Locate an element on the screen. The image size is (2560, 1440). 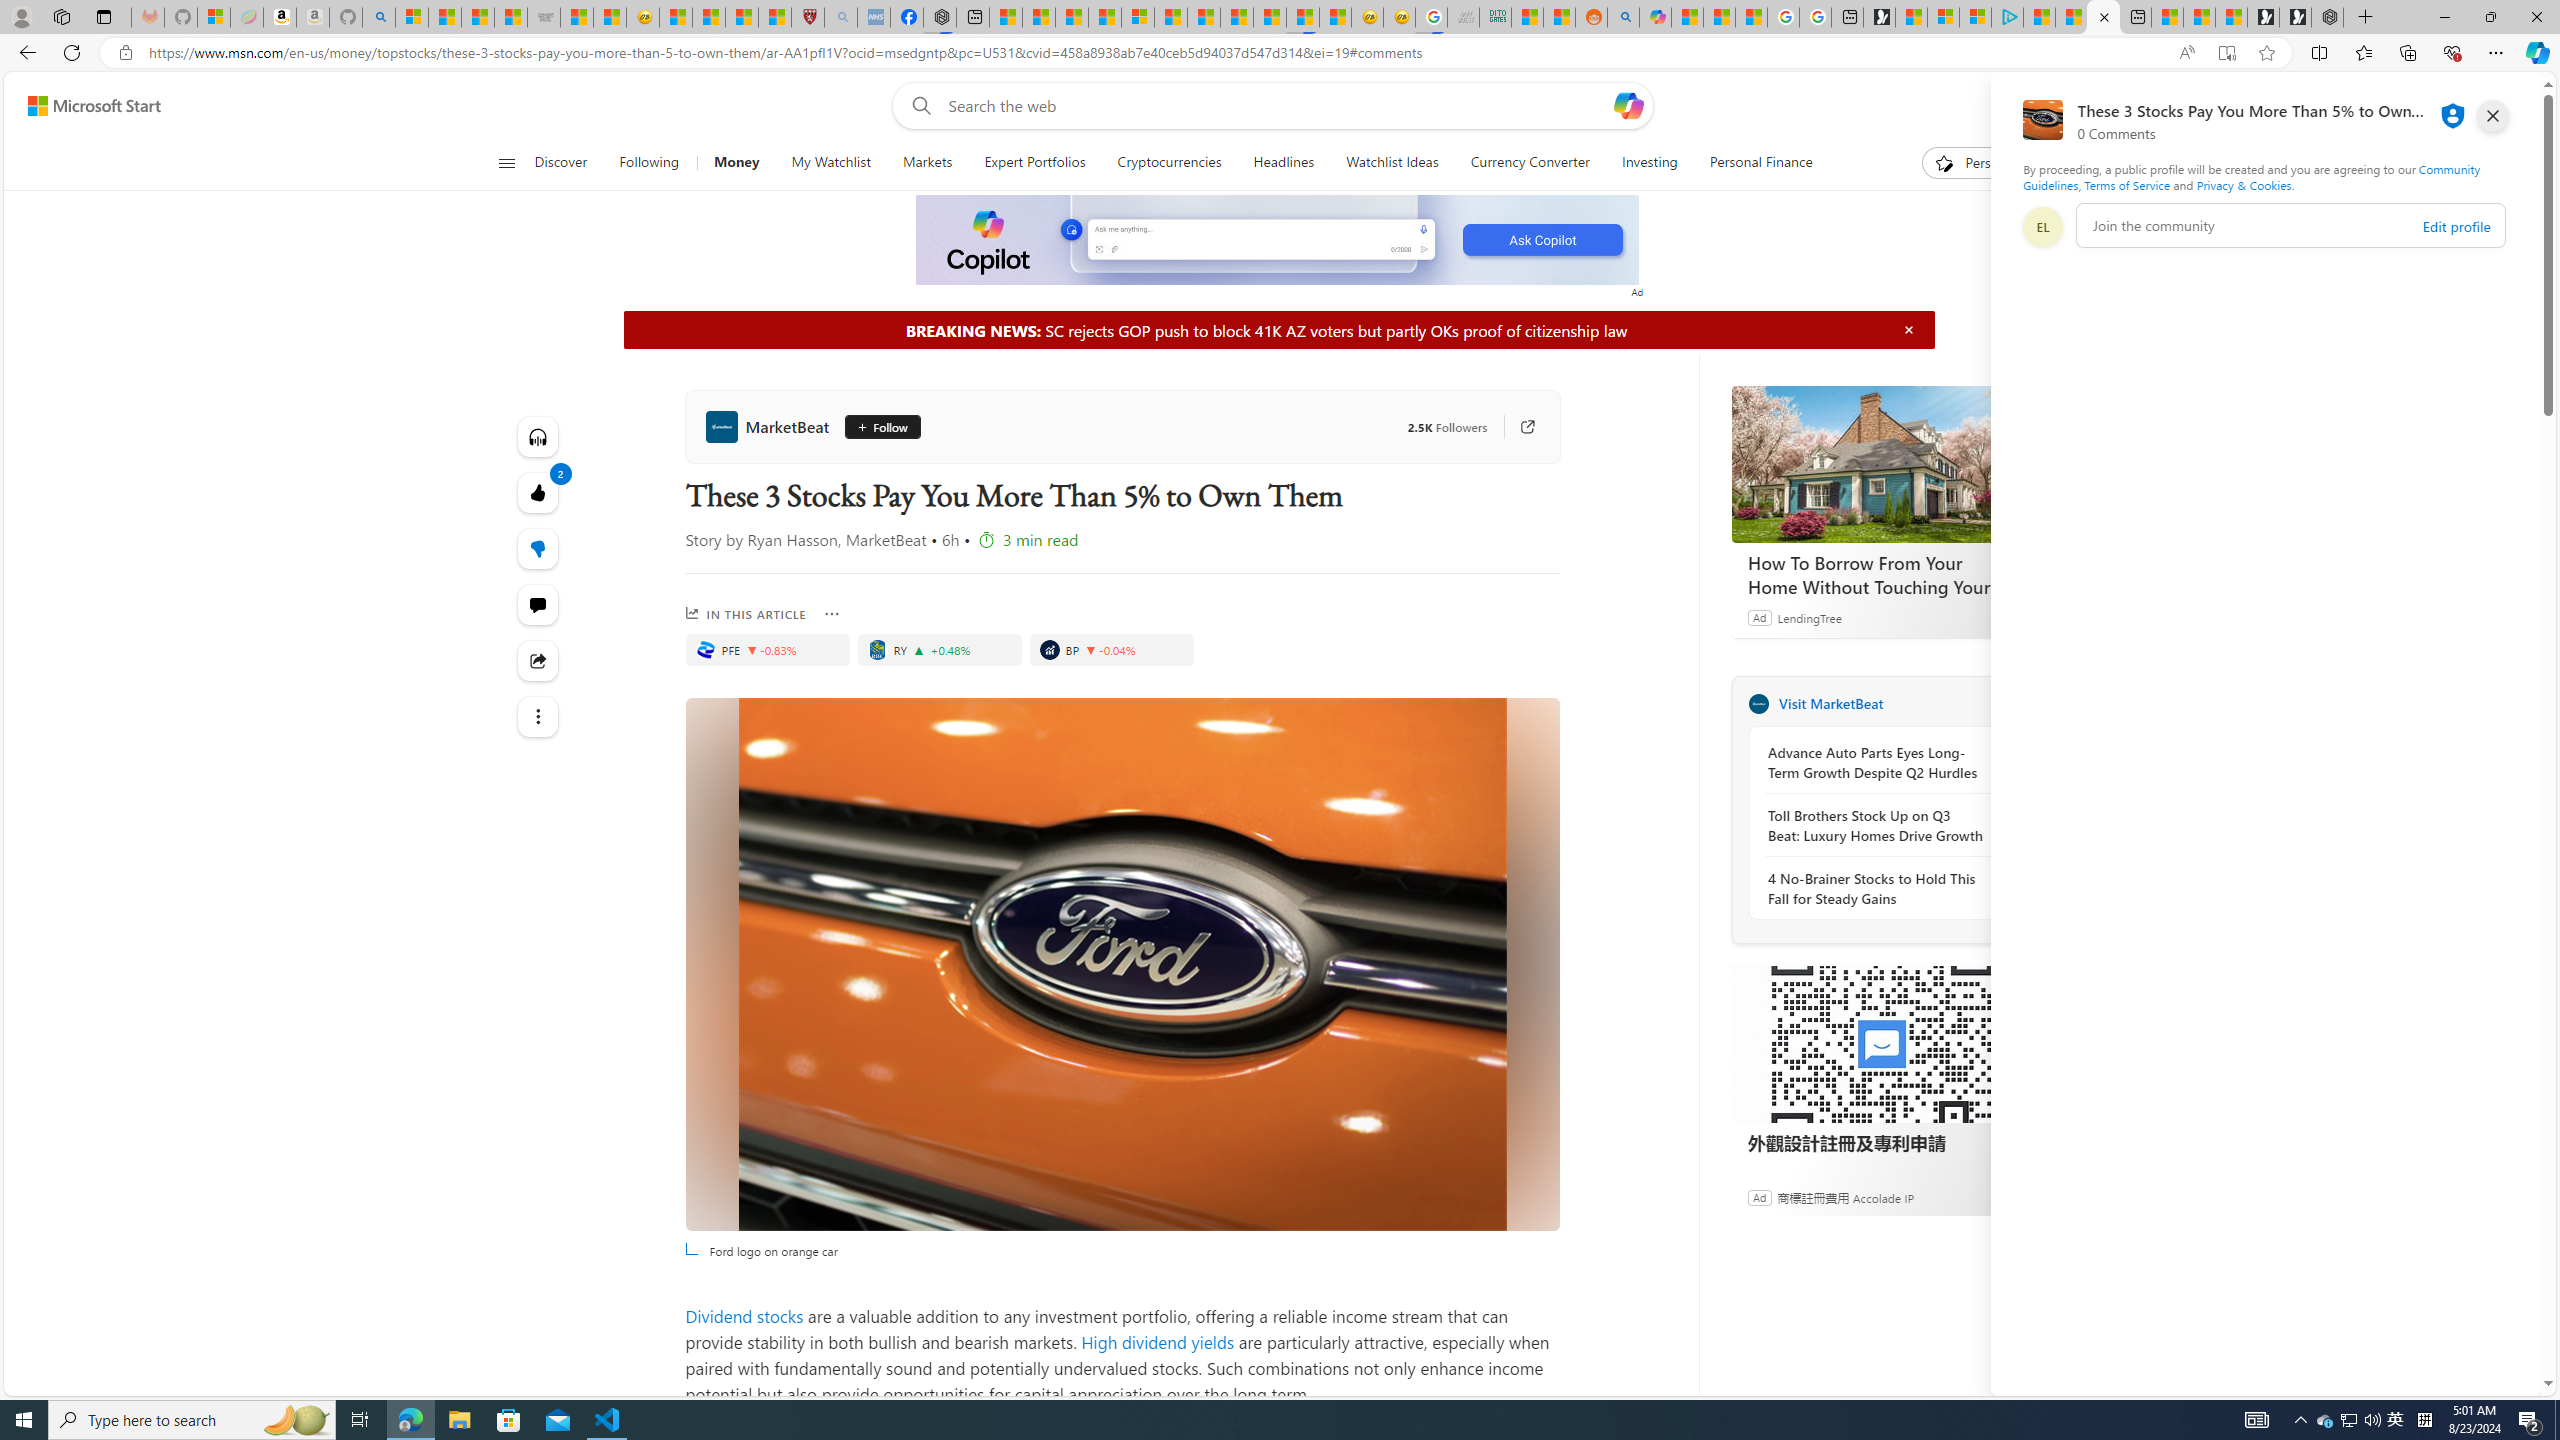
'Terms of Service' is located at coordinates (2127, 184).